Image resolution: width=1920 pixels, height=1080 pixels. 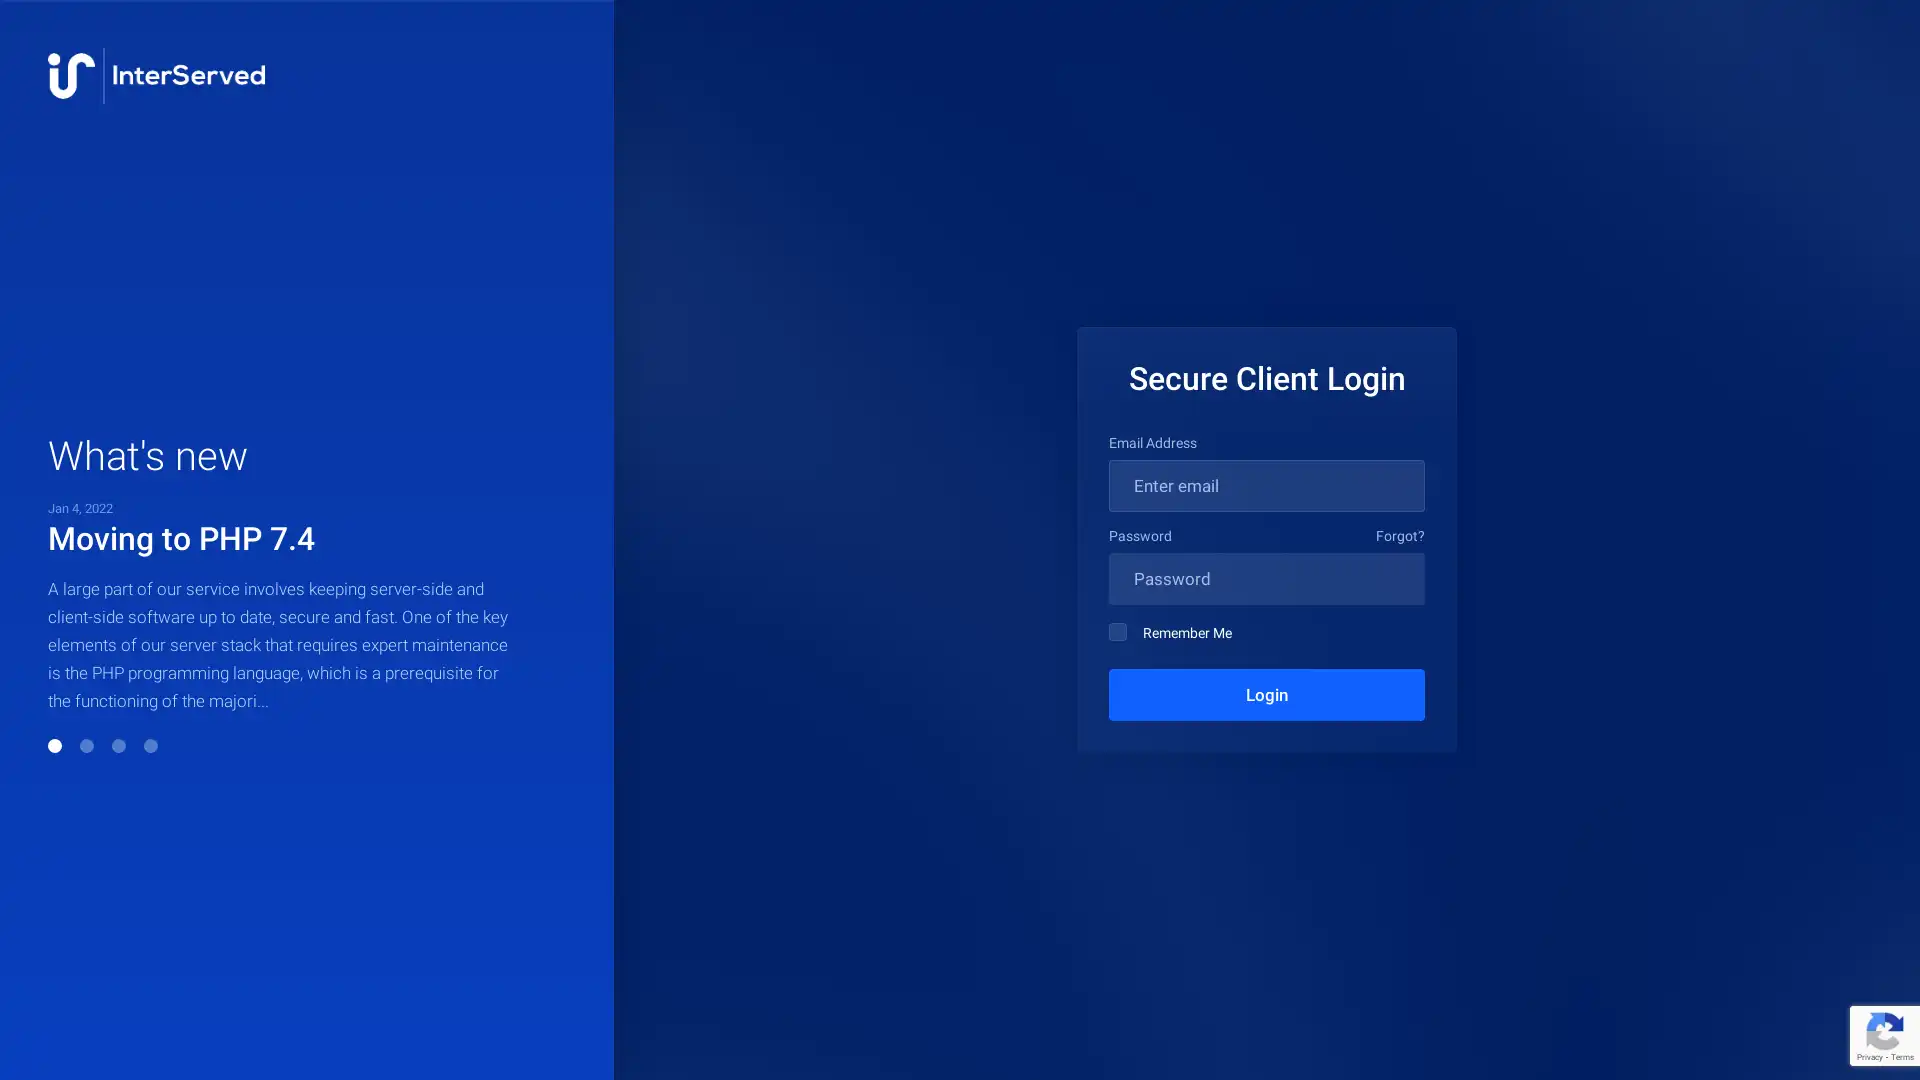 What do you see at coordinates (118, 765) in the screenshot?
I see `Go to slide 3` at bounding box center [118, 765].